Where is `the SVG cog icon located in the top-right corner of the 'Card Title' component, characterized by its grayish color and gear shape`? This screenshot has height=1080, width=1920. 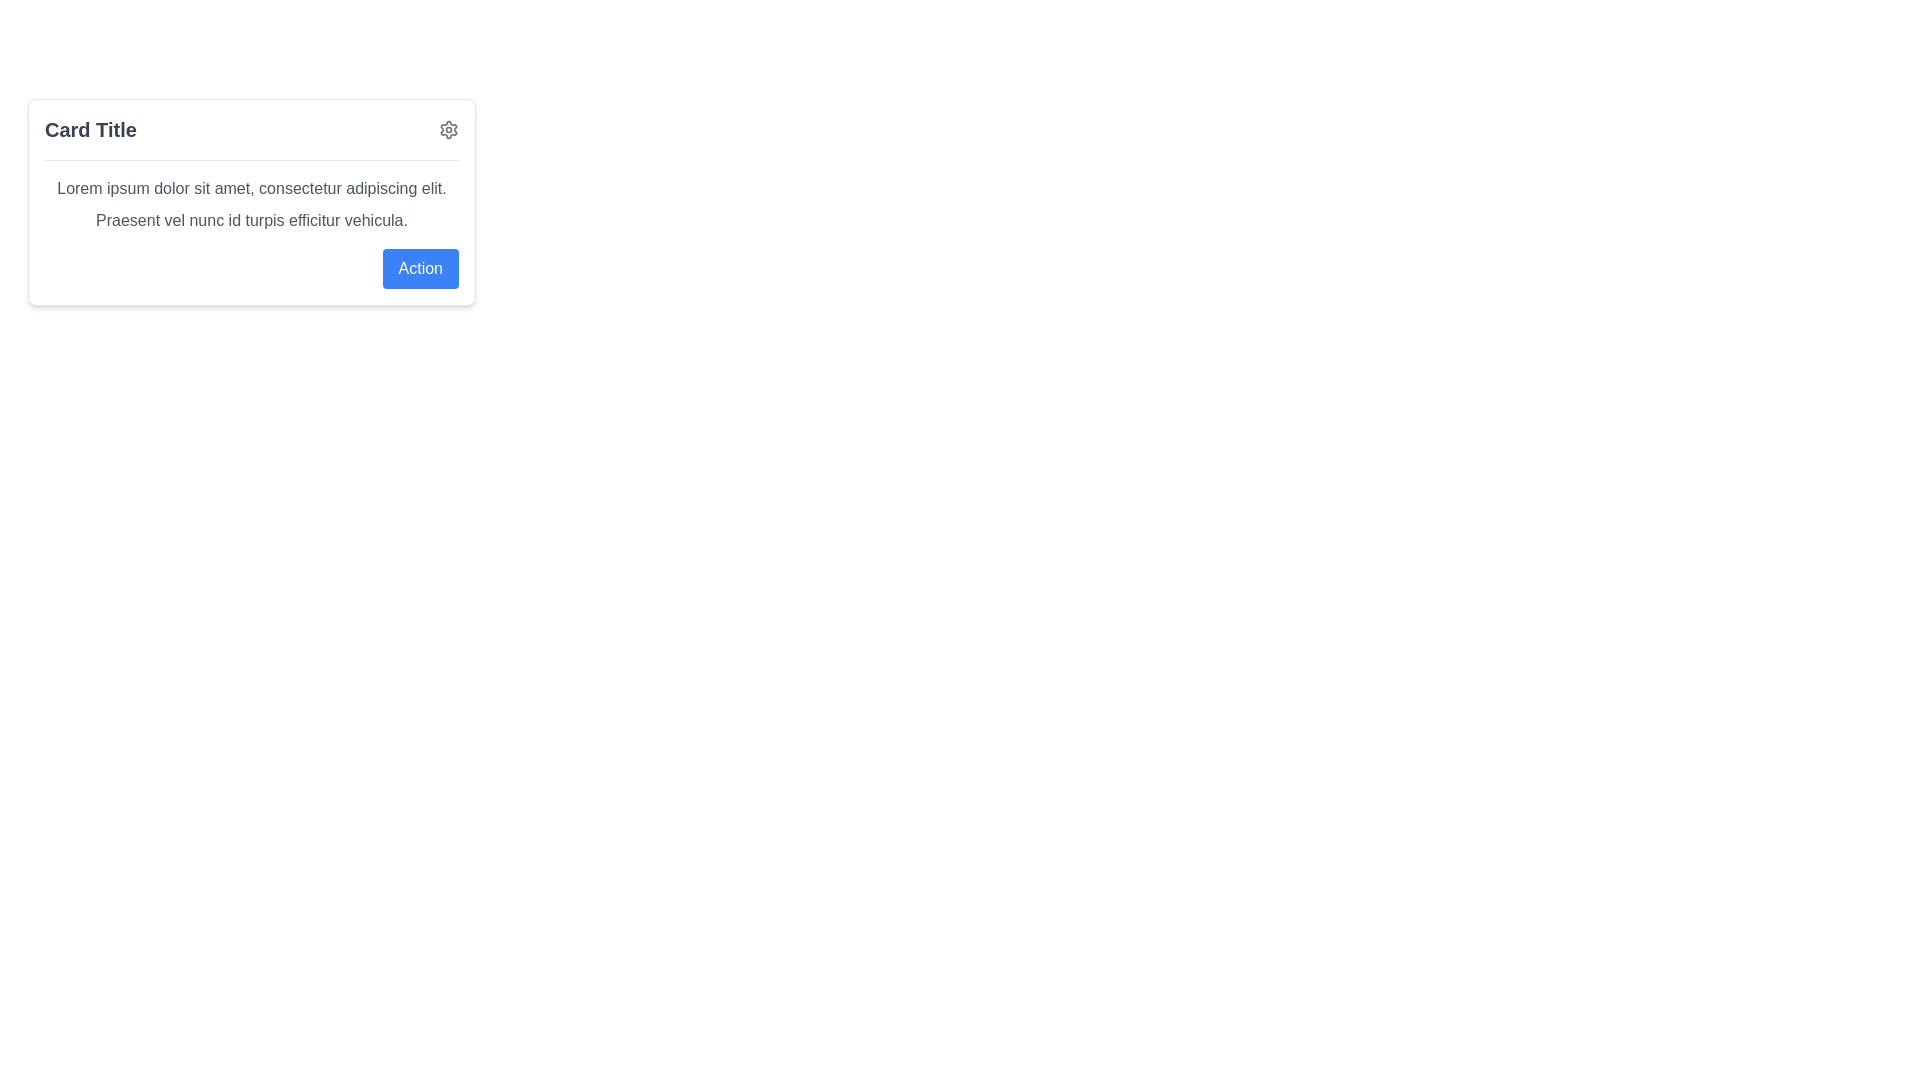 the SVG cog icon located in the top-right corner of the 'Card Title' component, characterized by its grayish color and gear shape is located at coordinates (448, 130).